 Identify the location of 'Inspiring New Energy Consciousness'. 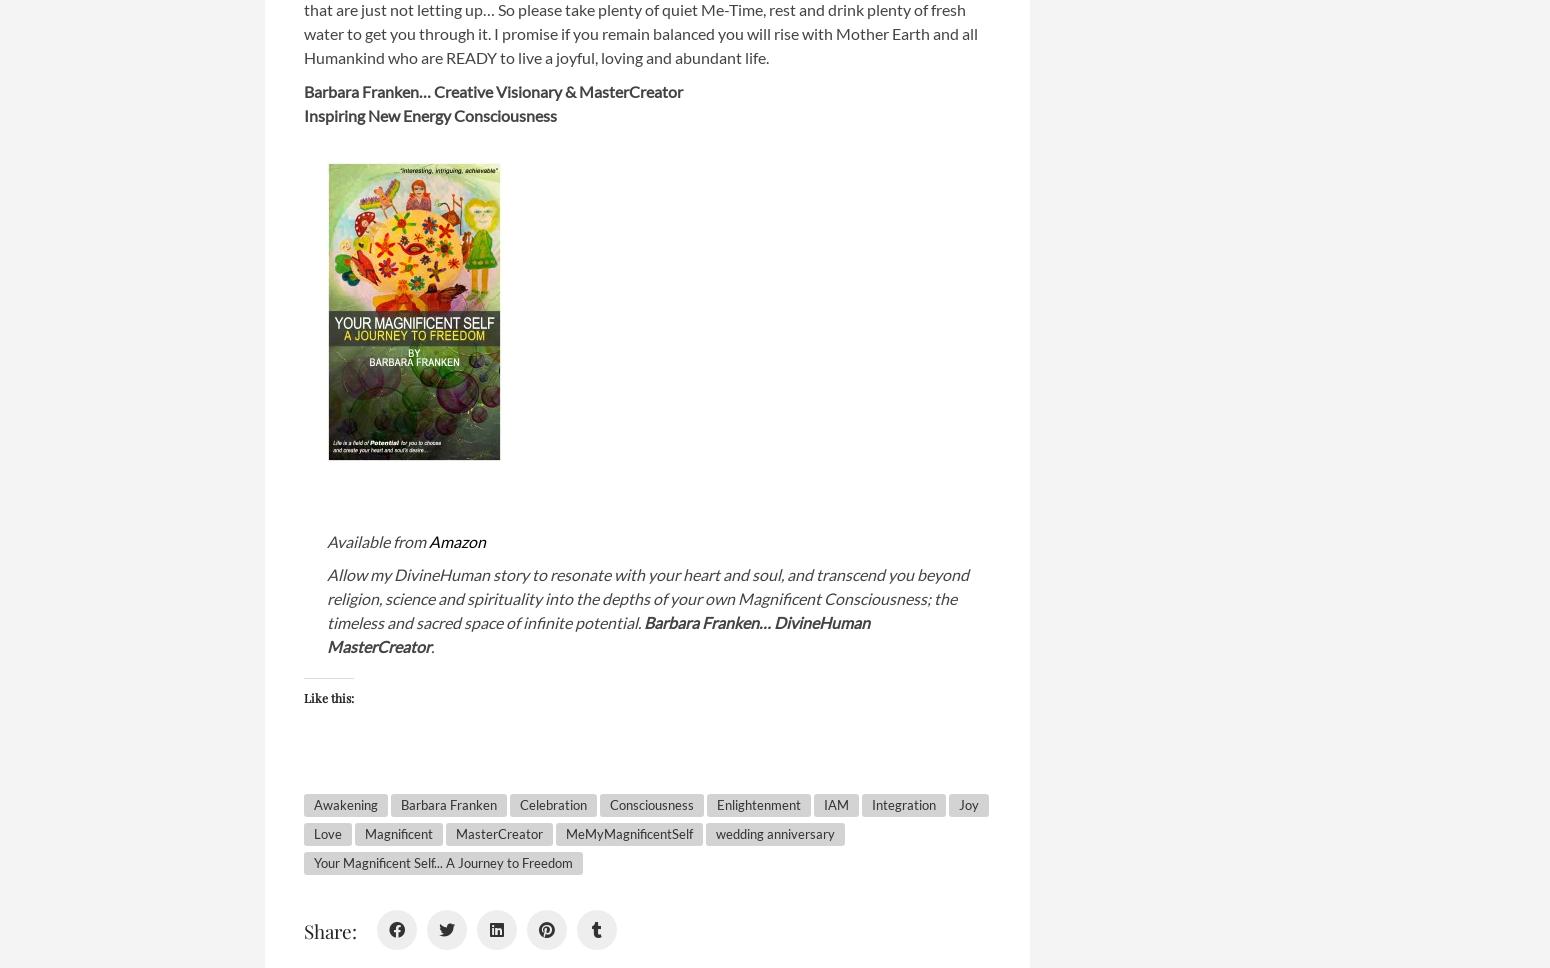
(303, 114).